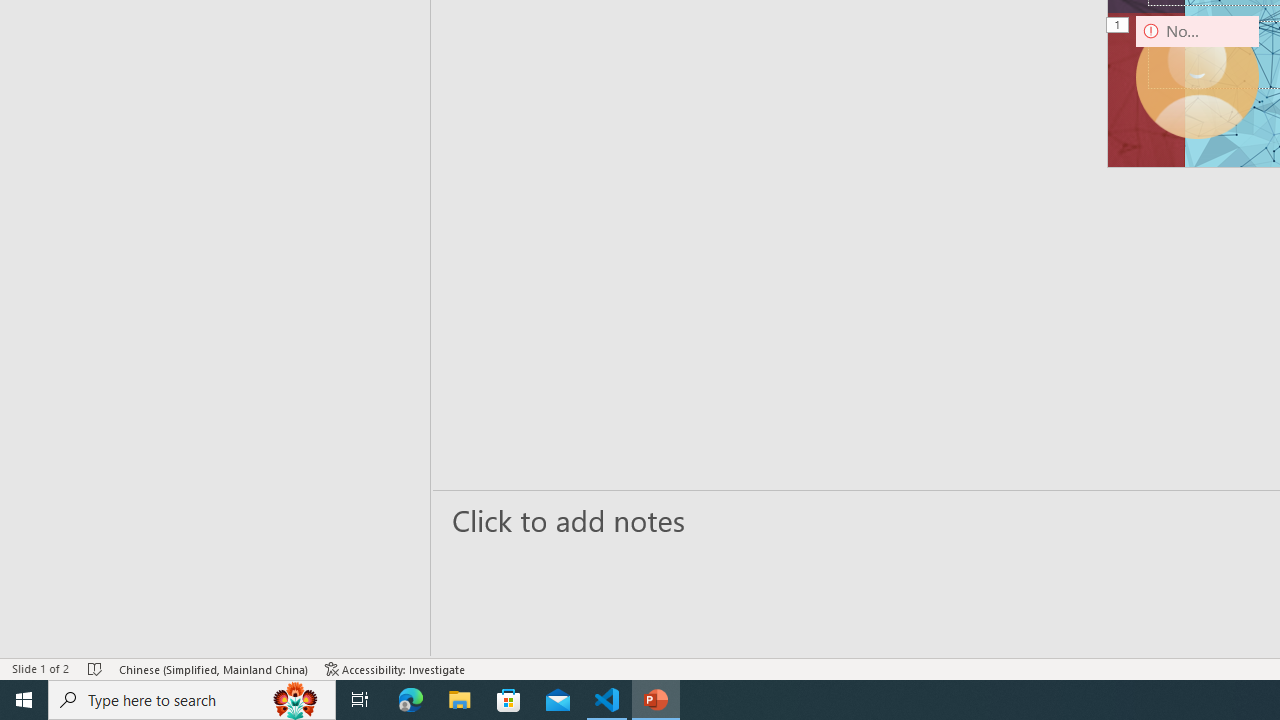  Describe the element at coordinates (1197, 76) in the screenshot. I see `'Camera 9, No camera detected.'` at that location.